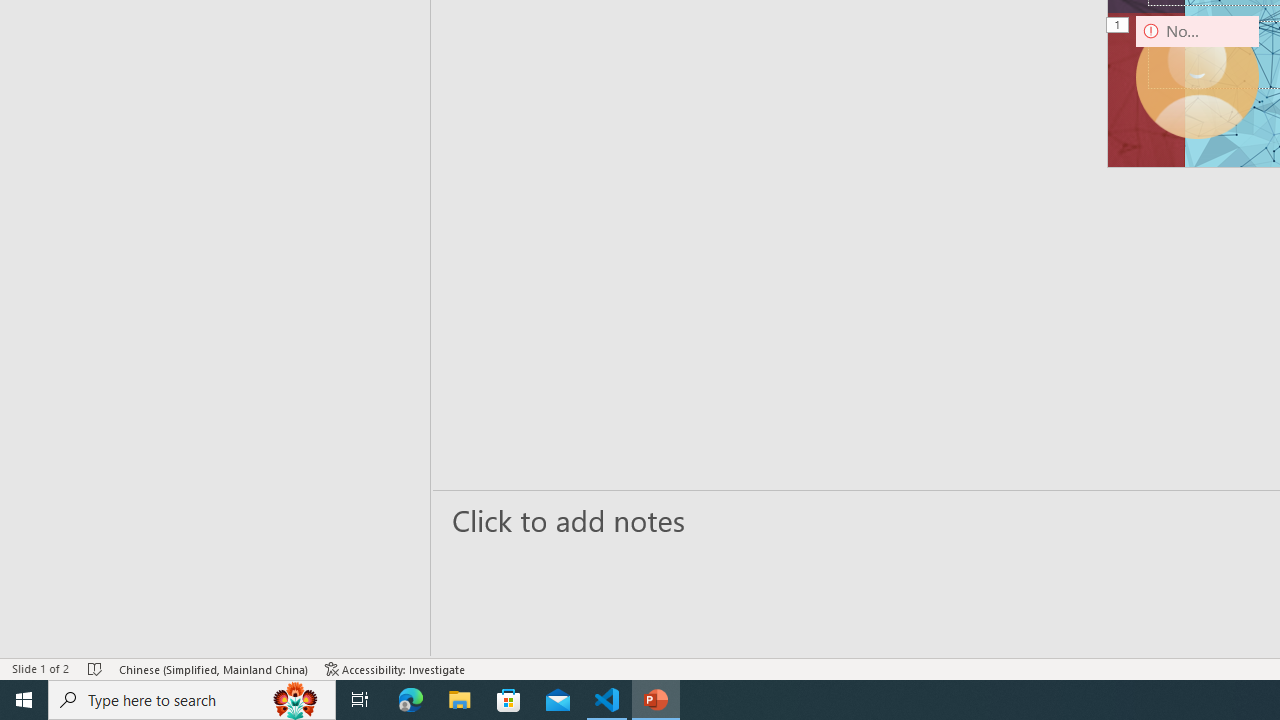  Describe the element at coordinates (1197, 76) in the screenshot. I see `'Camera 9, No camera detected.'` at that location.